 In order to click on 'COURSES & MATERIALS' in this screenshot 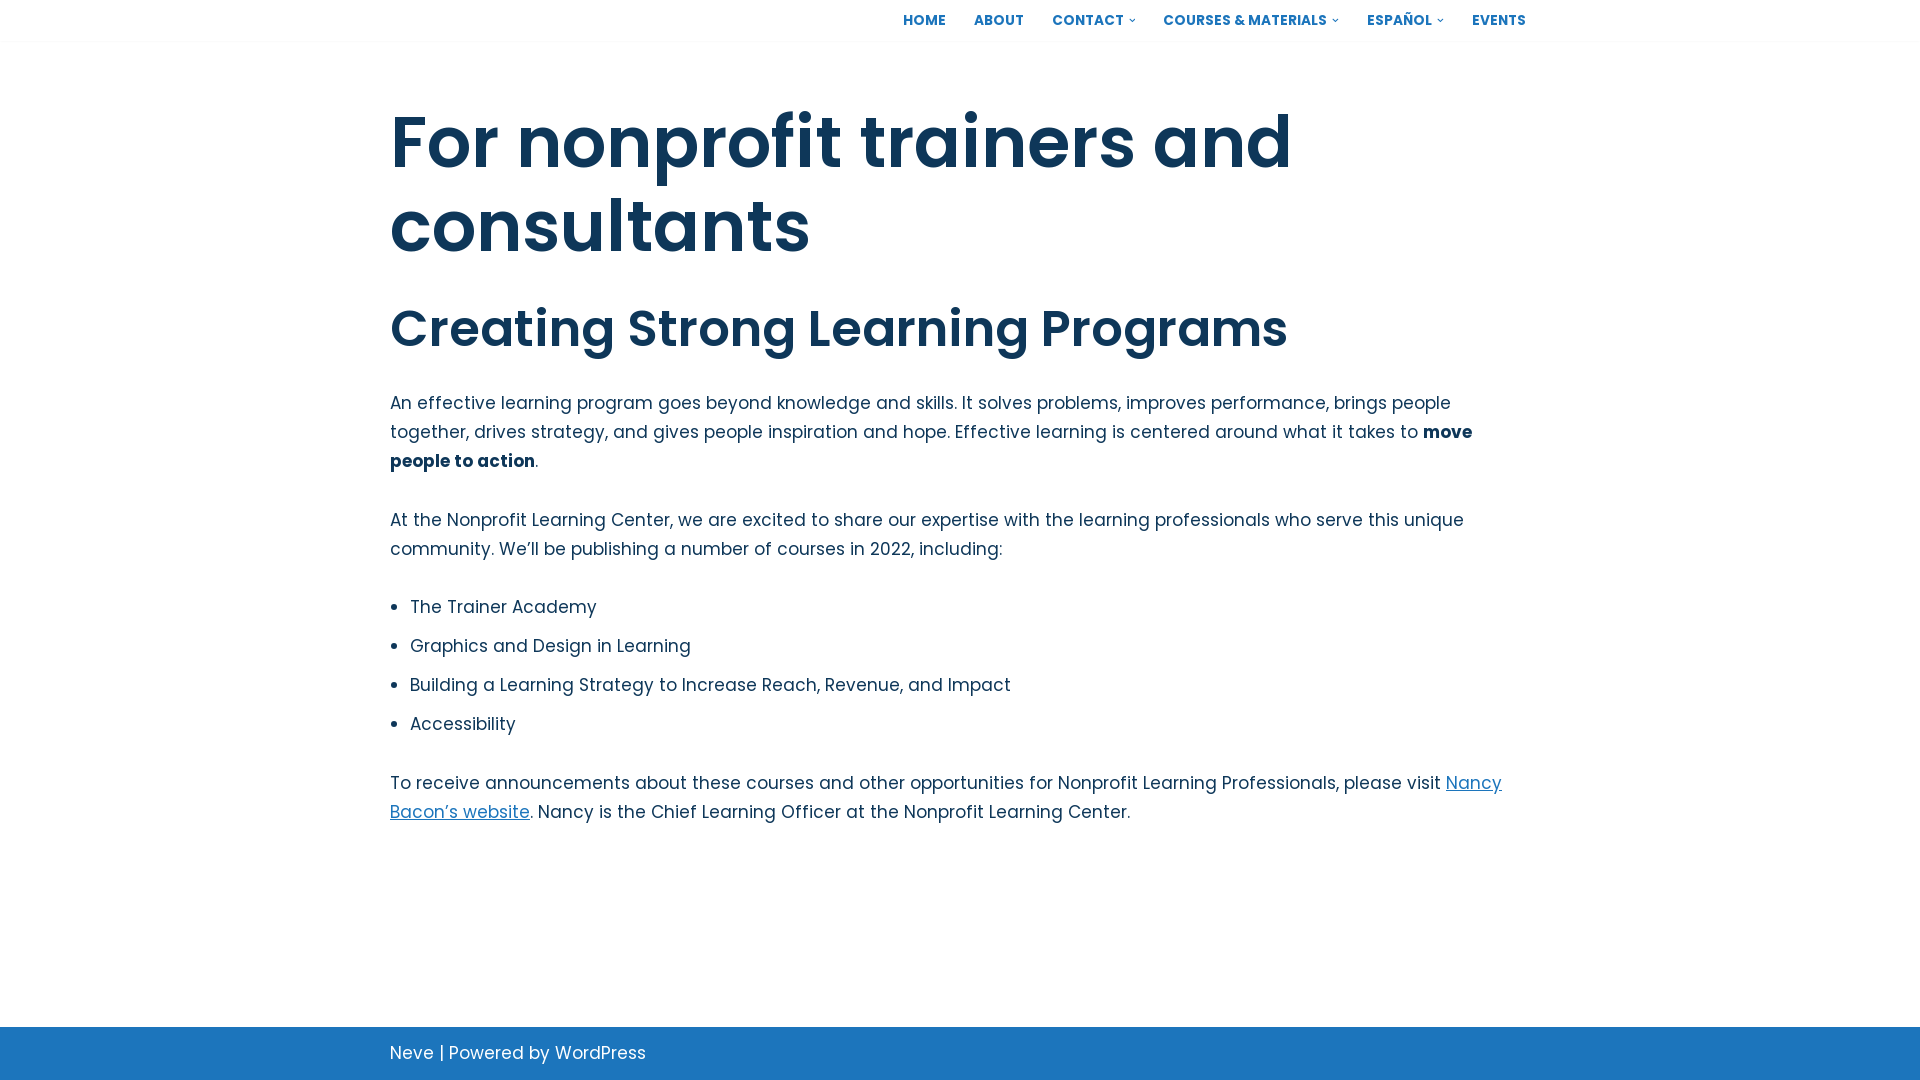, I will do `click(1243, 20)`.